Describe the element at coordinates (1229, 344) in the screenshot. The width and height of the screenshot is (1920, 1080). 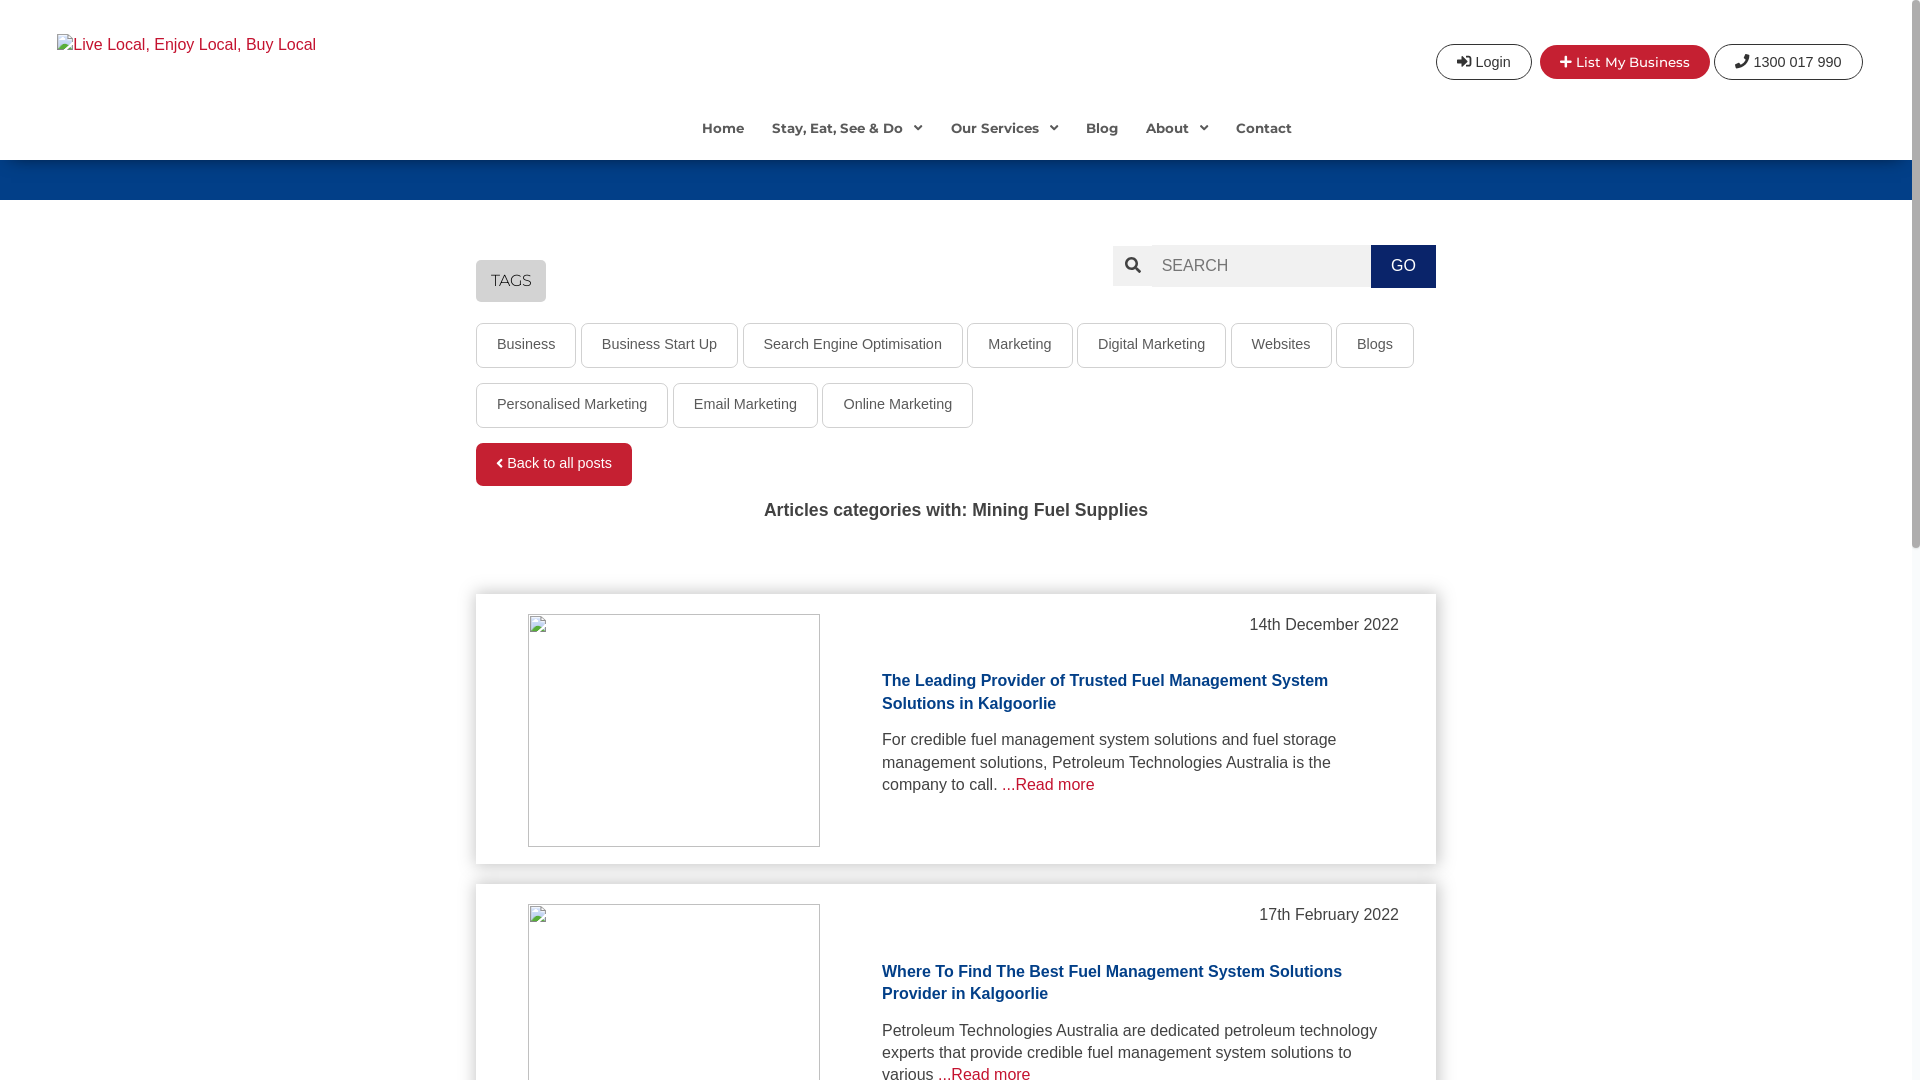
I see `'Websites'` at that location.